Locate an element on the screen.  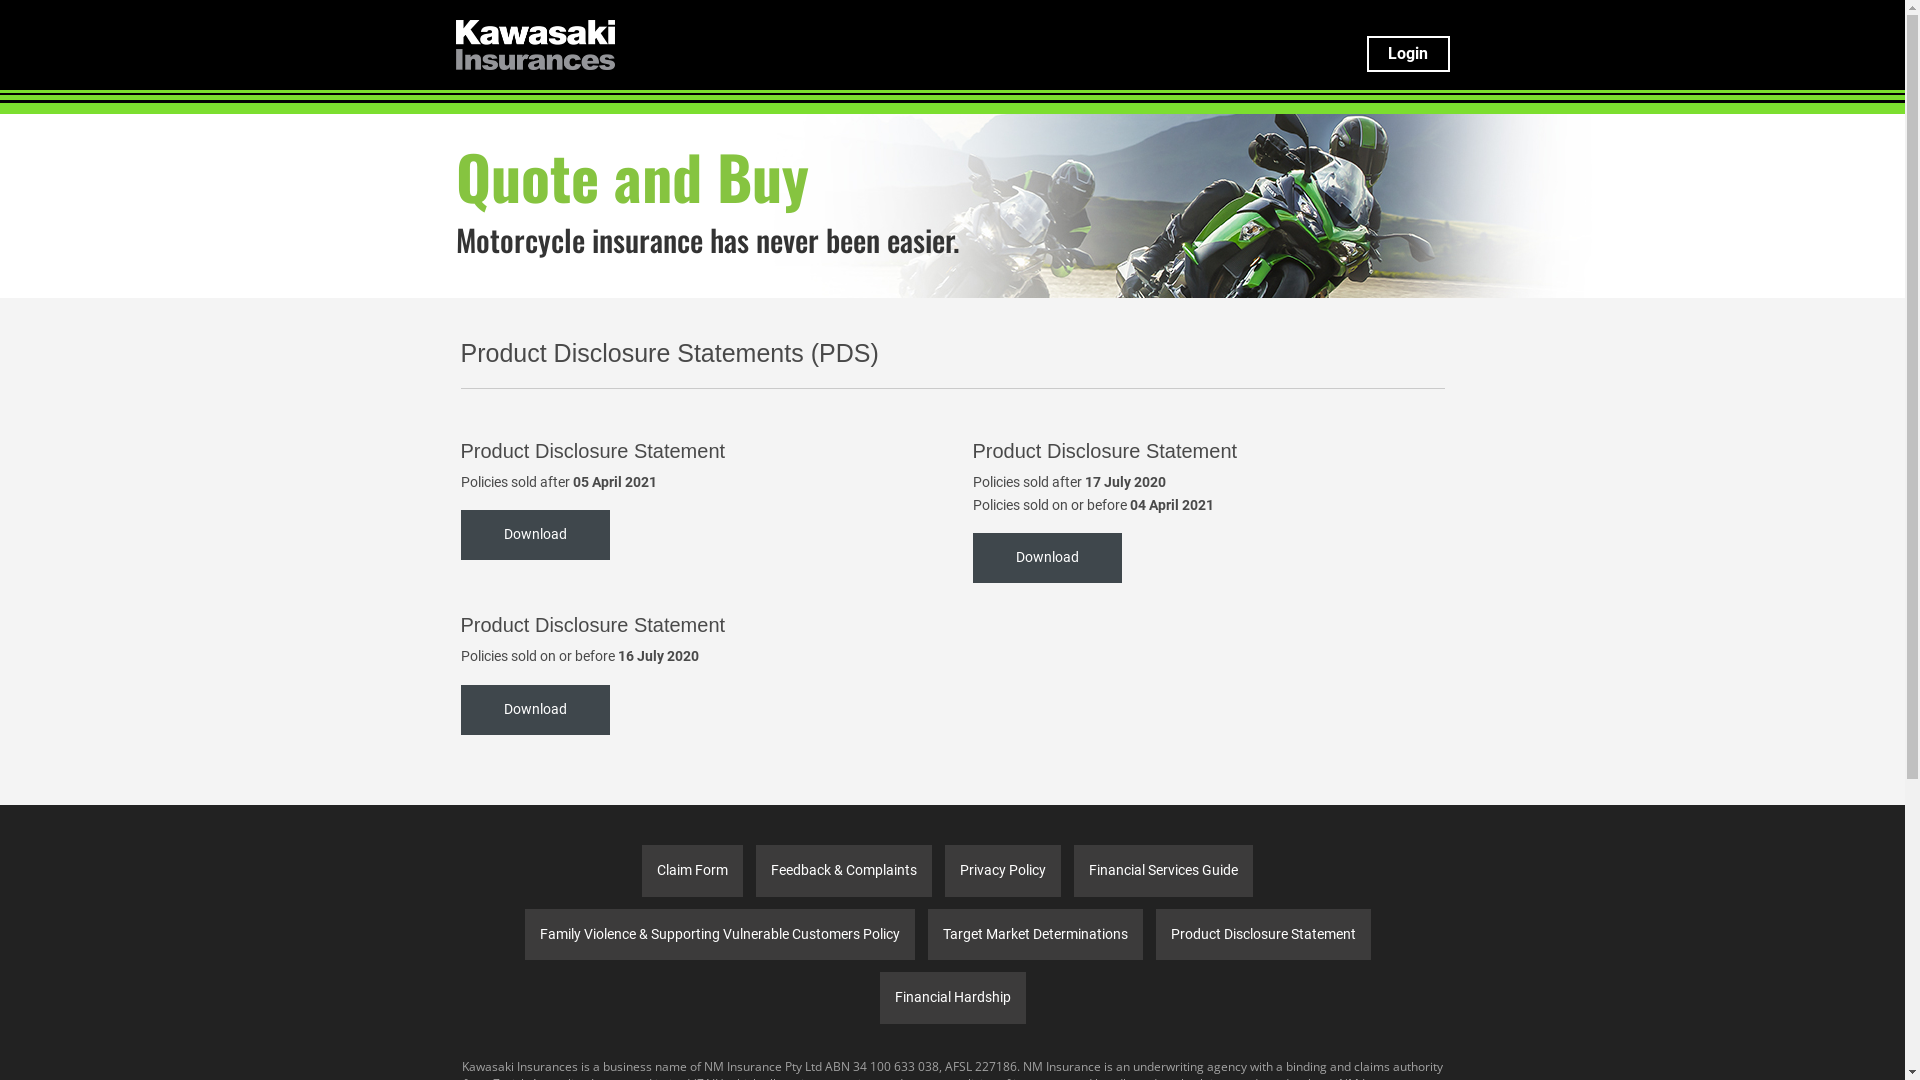
'Financial Hardship' is located at coordinates (879, 998).